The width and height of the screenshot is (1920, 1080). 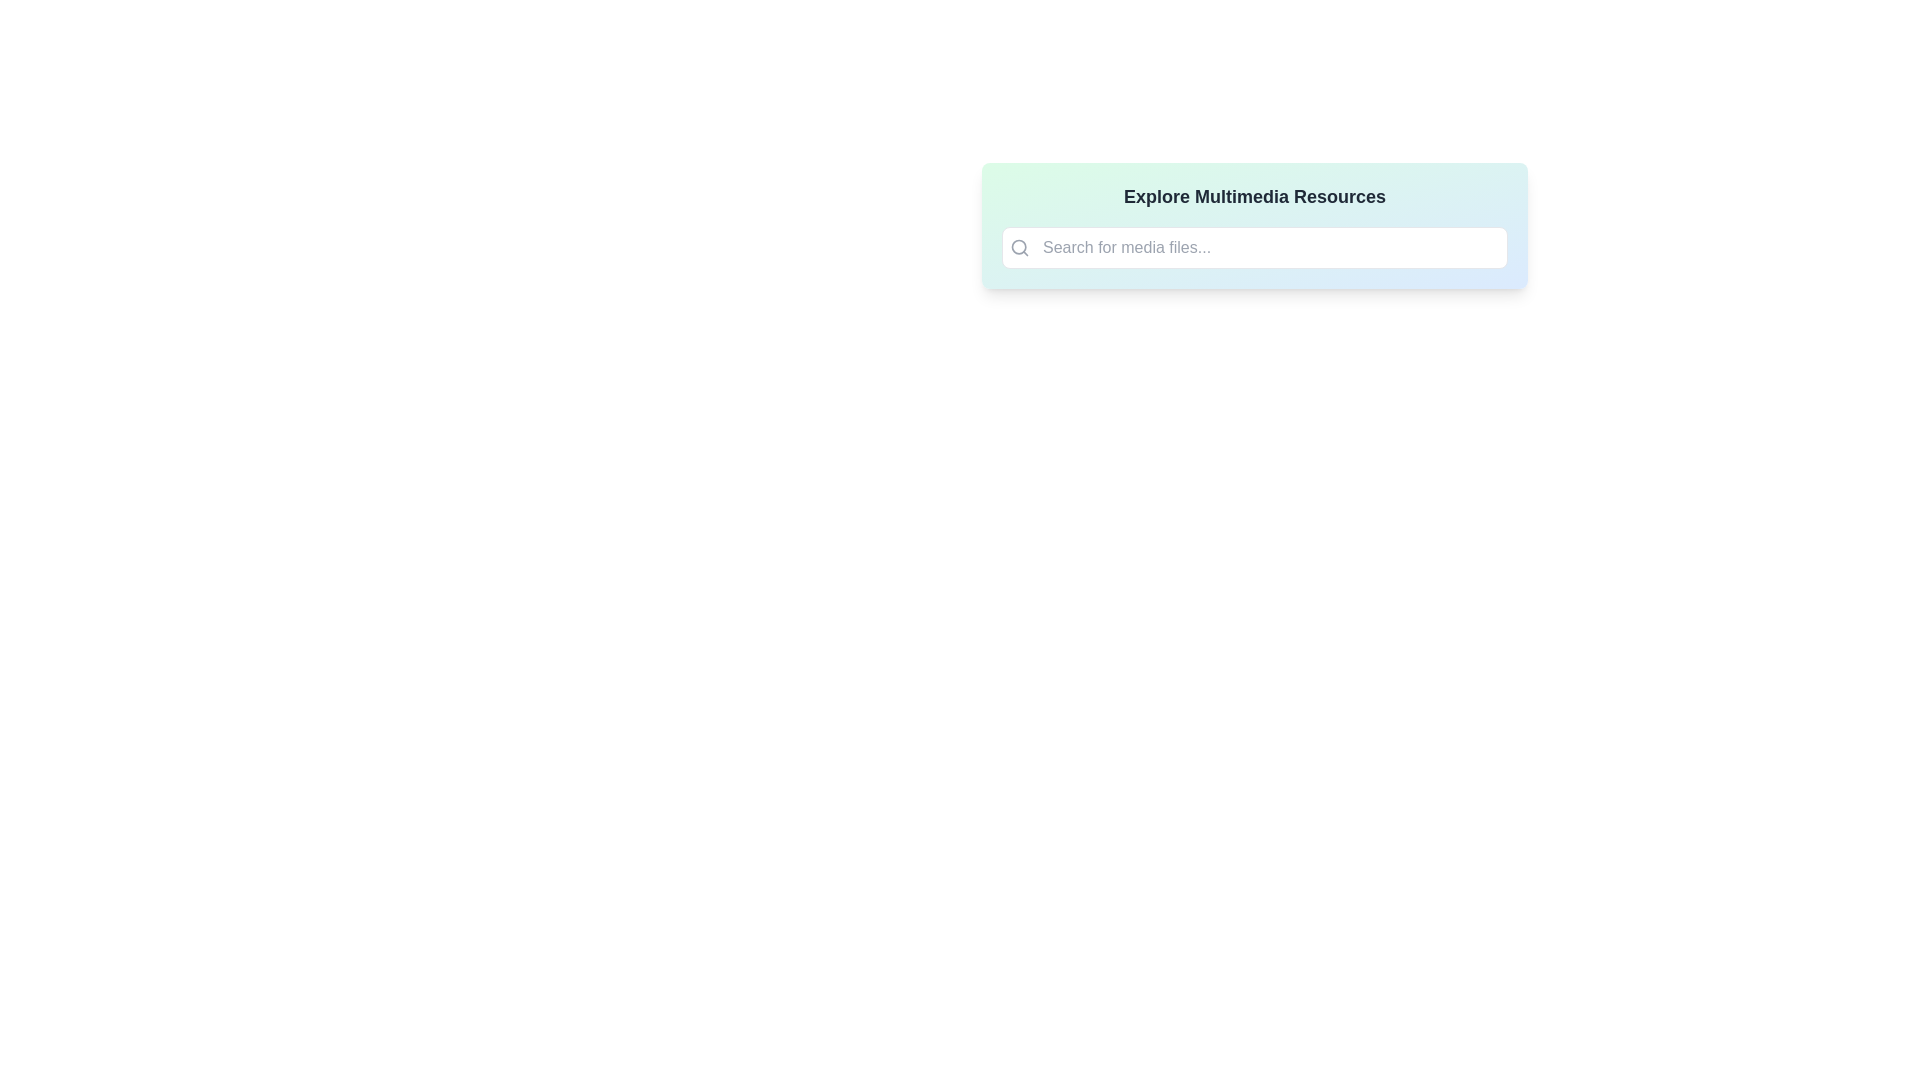 I want to click on the search icon located on the left side inside the search input box, which indicates that the adjacent field is for entering search queries, so click(x=1019, y=246).